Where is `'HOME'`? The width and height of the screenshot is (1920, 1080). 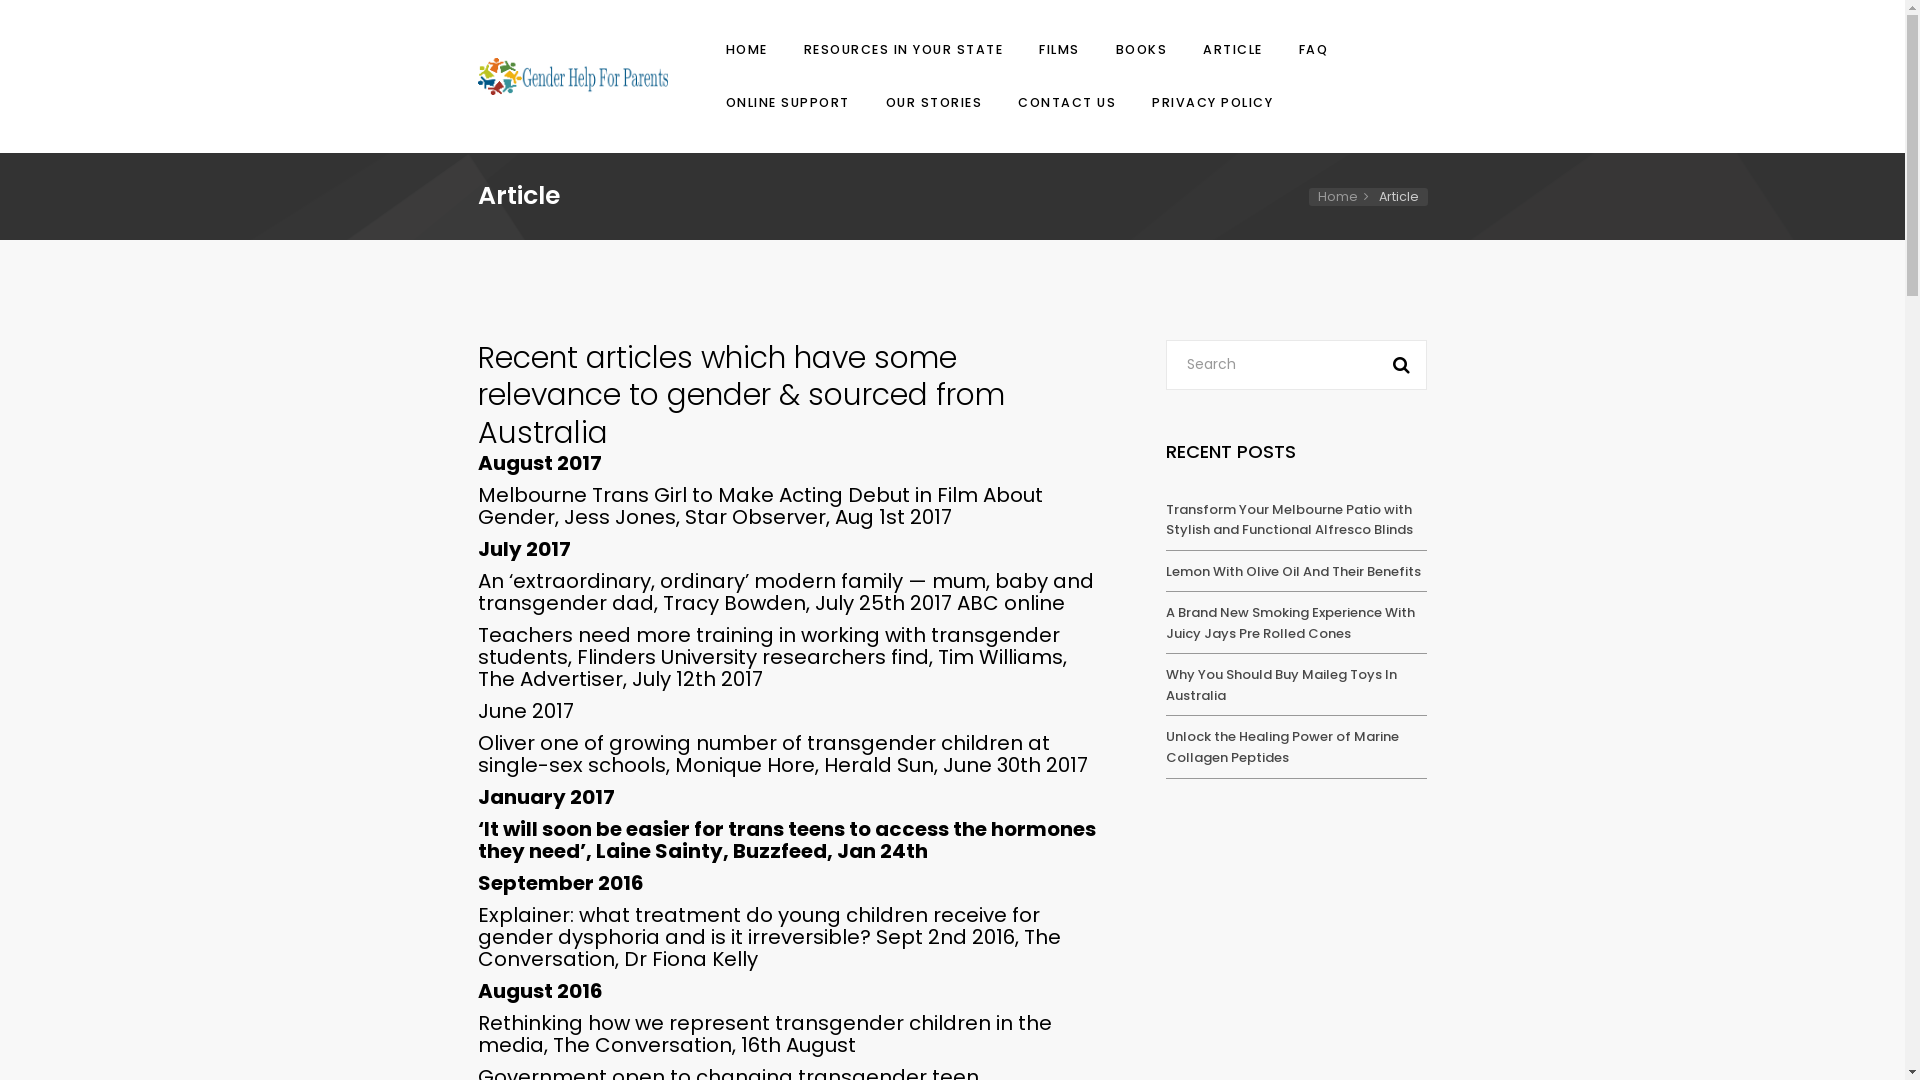 'HOME' is located at coordinates (744, 49).